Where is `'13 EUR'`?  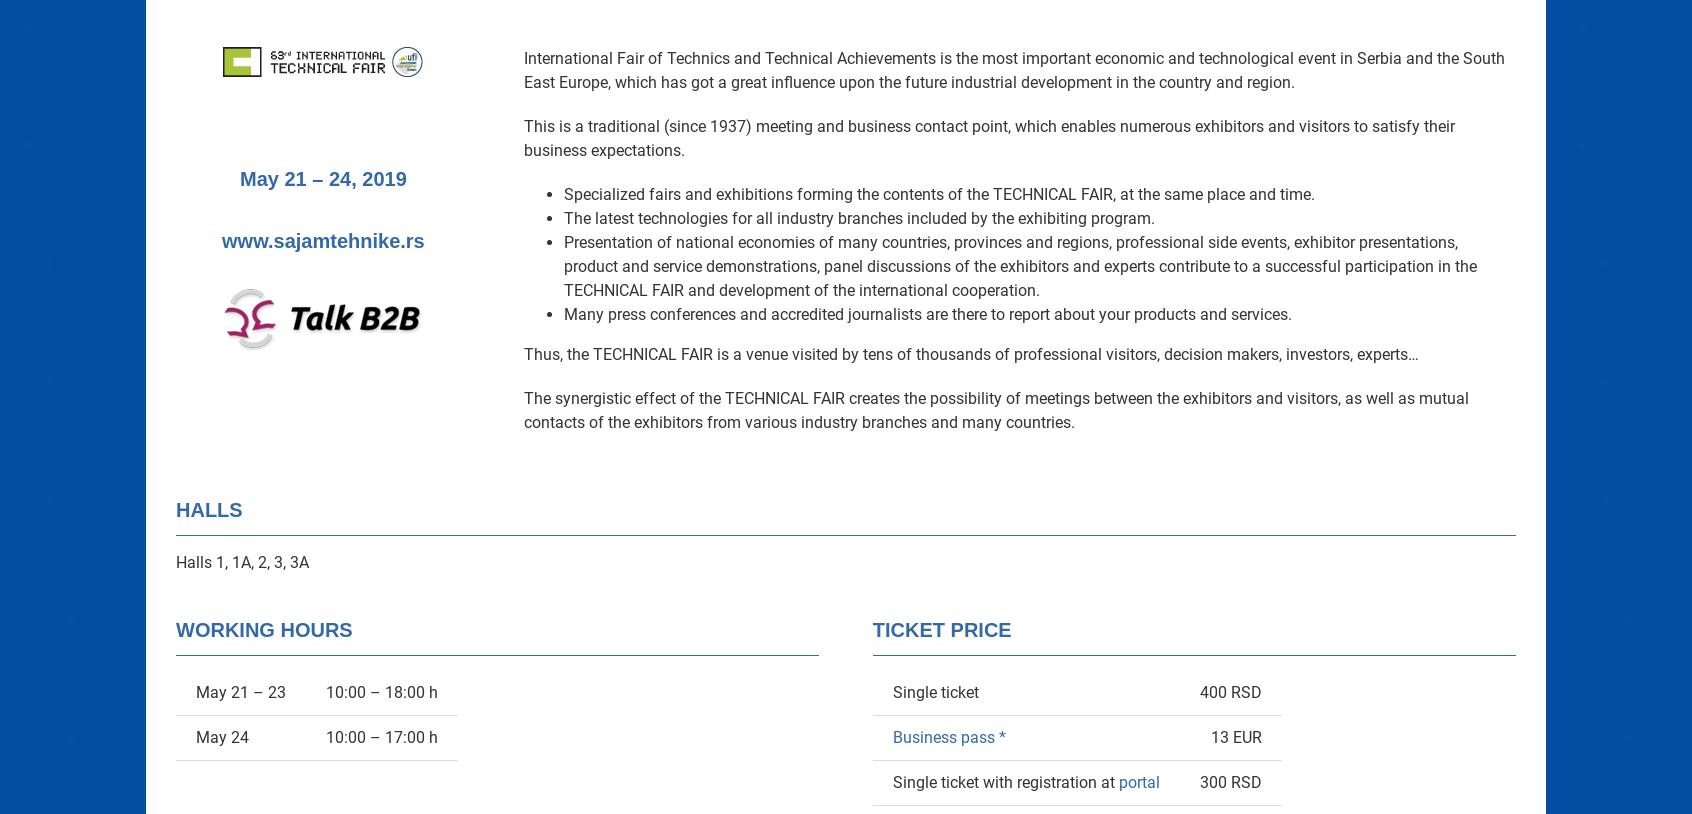 '13 EUR' is located at coordinates (1209, 737).